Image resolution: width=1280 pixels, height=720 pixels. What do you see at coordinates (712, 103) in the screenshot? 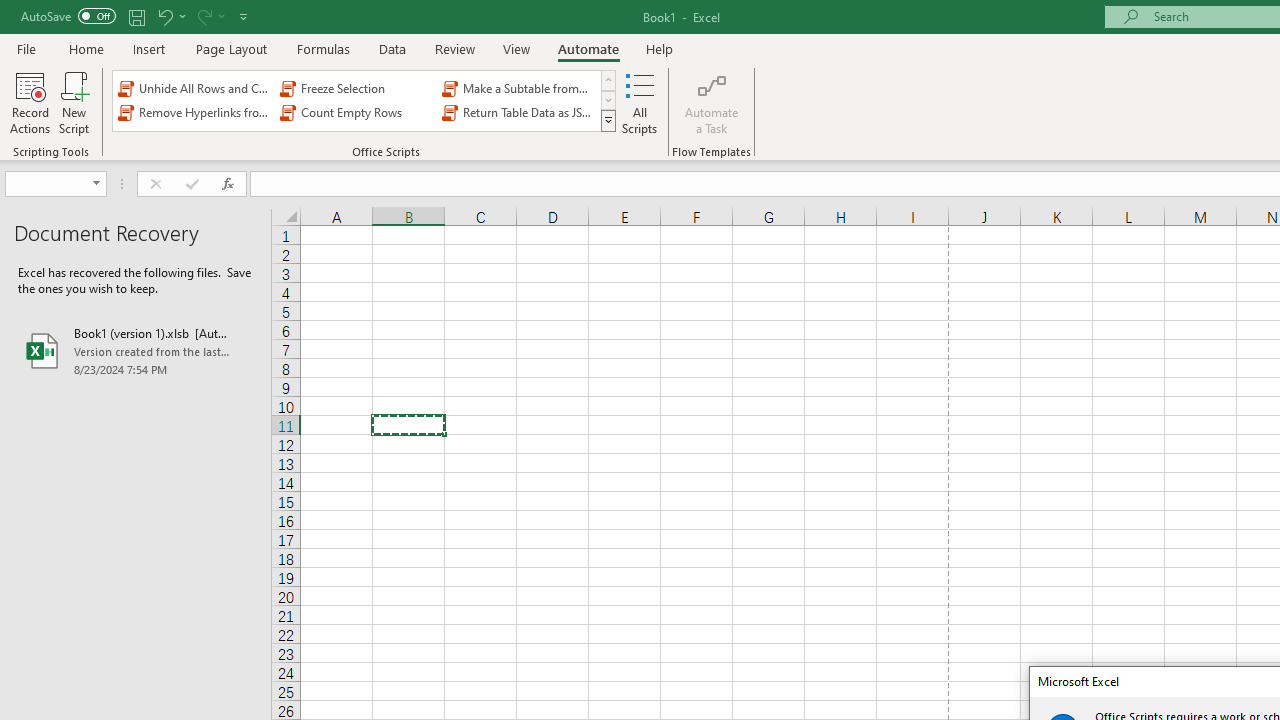
I see `'Automate a Task'` at bounding box center [712, 103].